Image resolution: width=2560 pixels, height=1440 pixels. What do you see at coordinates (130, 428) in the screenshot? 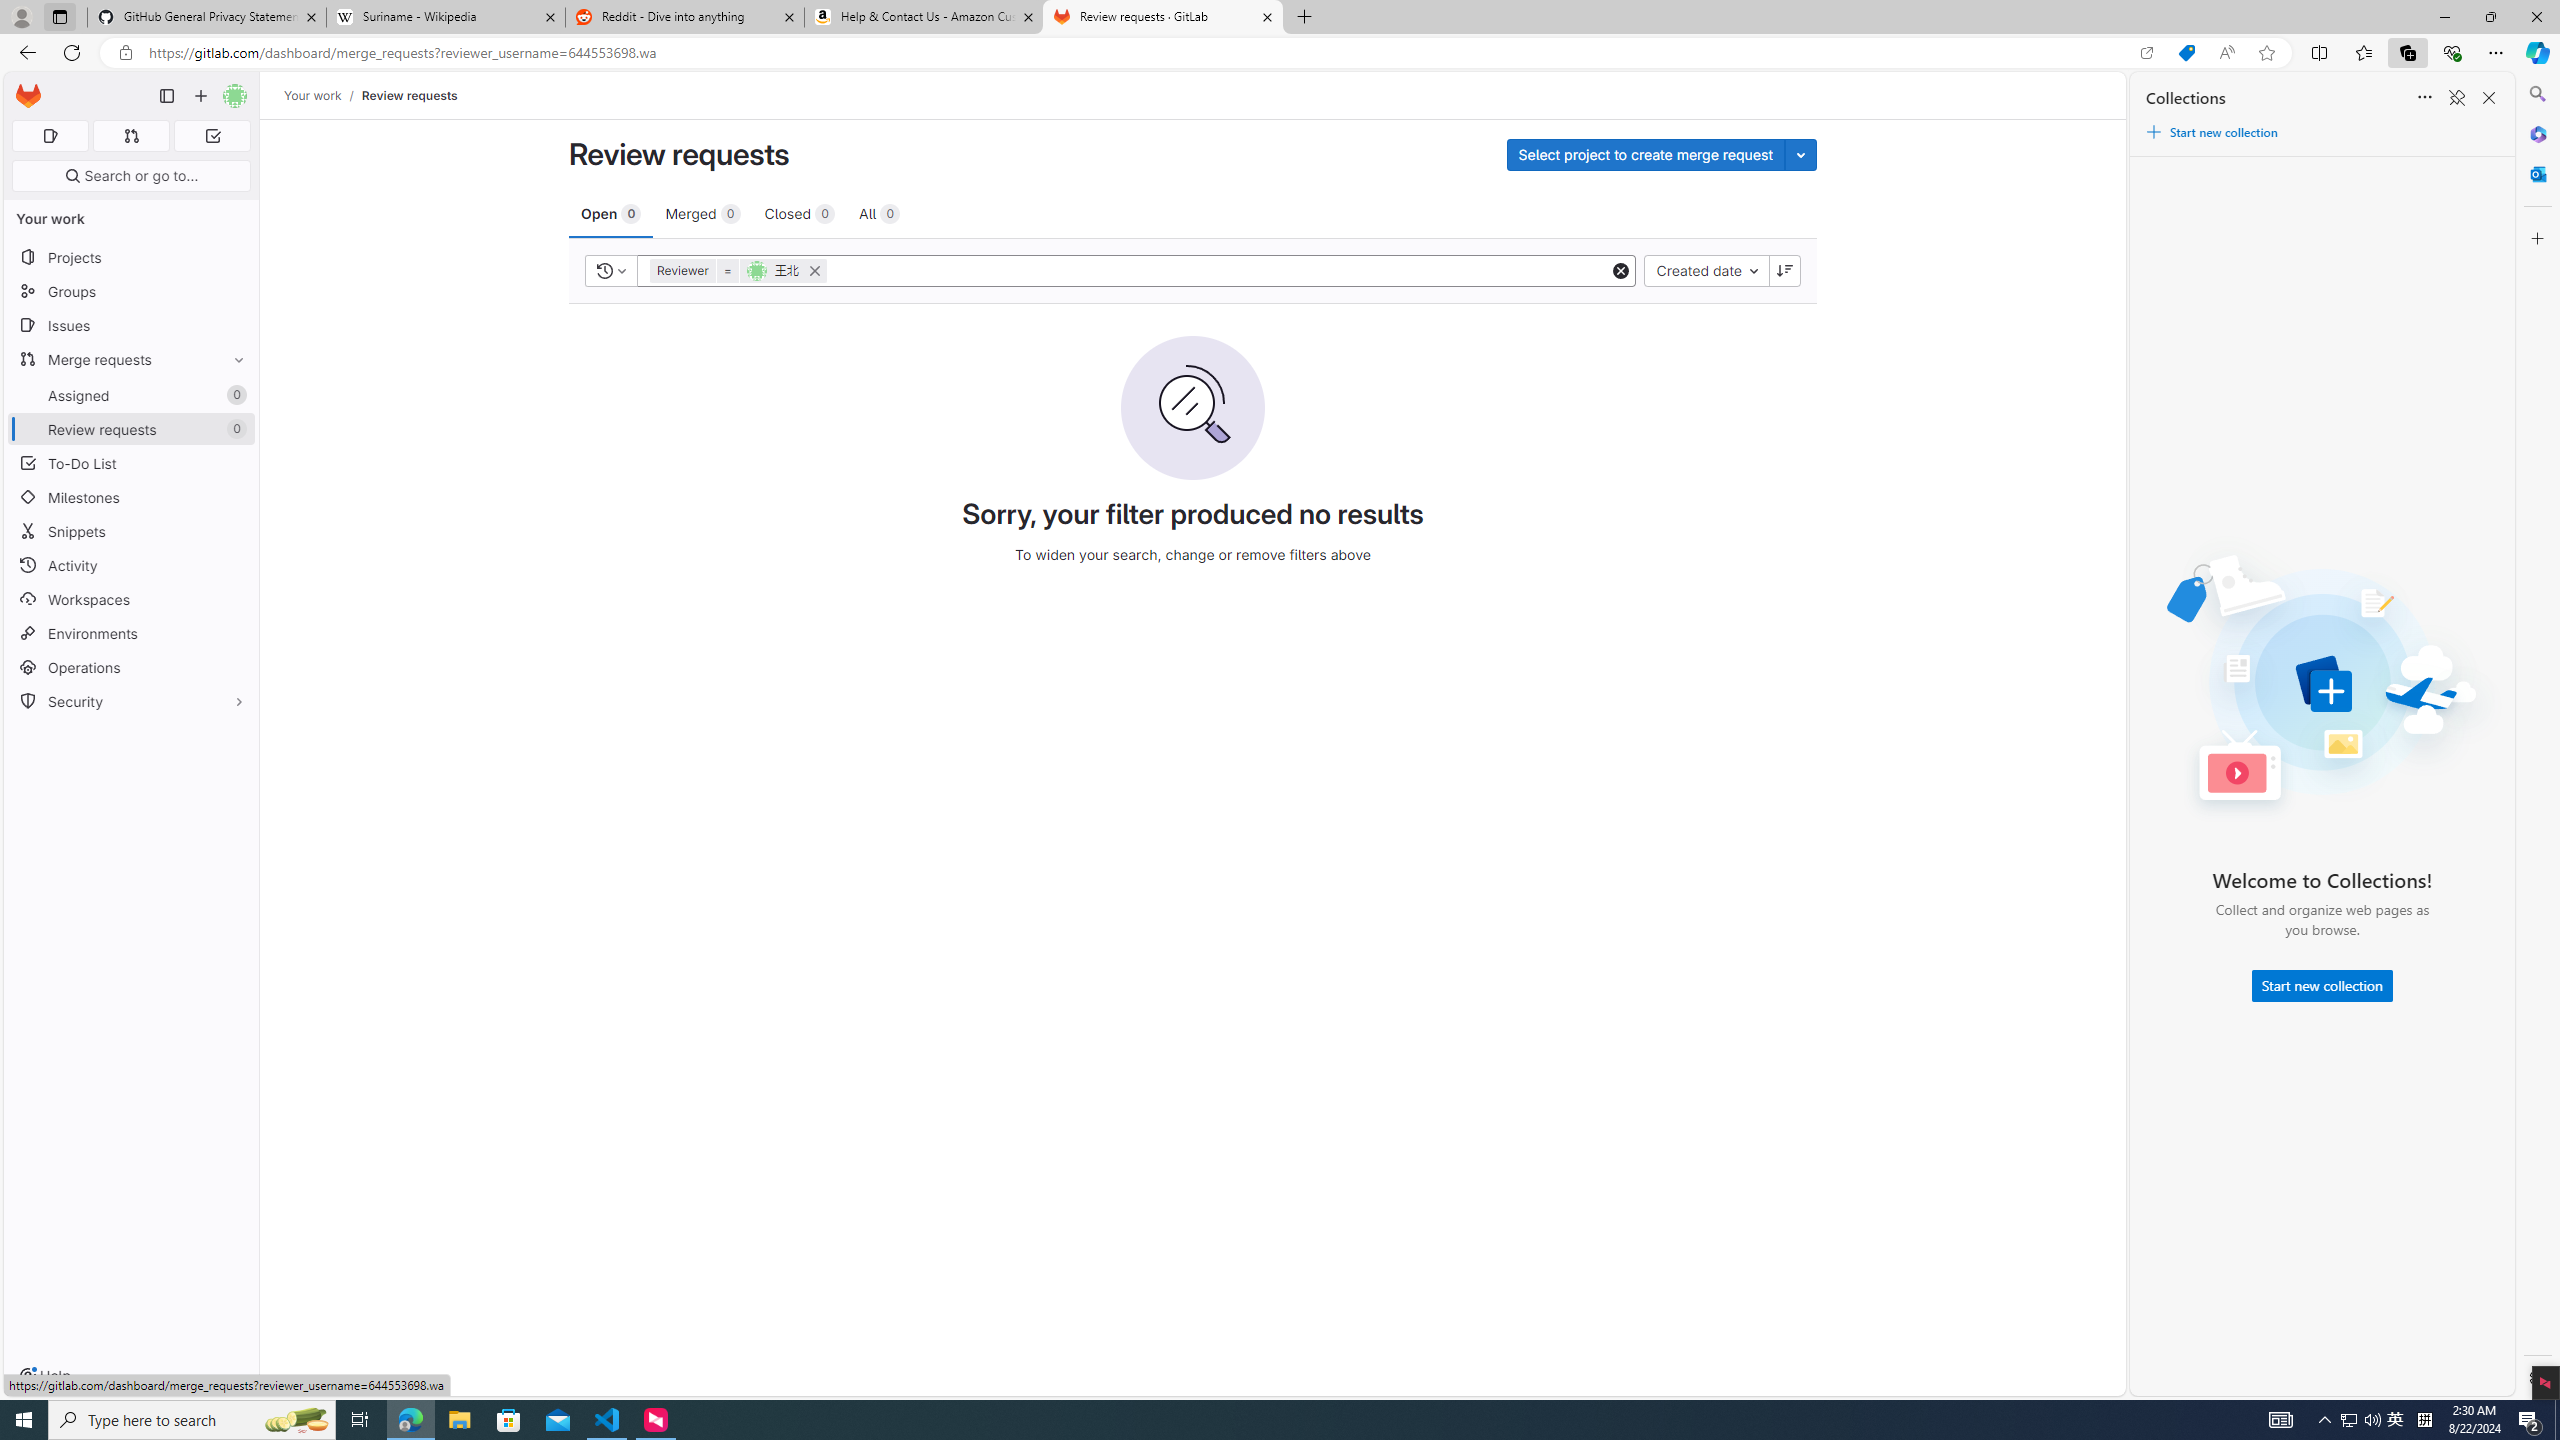
I see `'Review requests0'` at bounding box center [130, 428].